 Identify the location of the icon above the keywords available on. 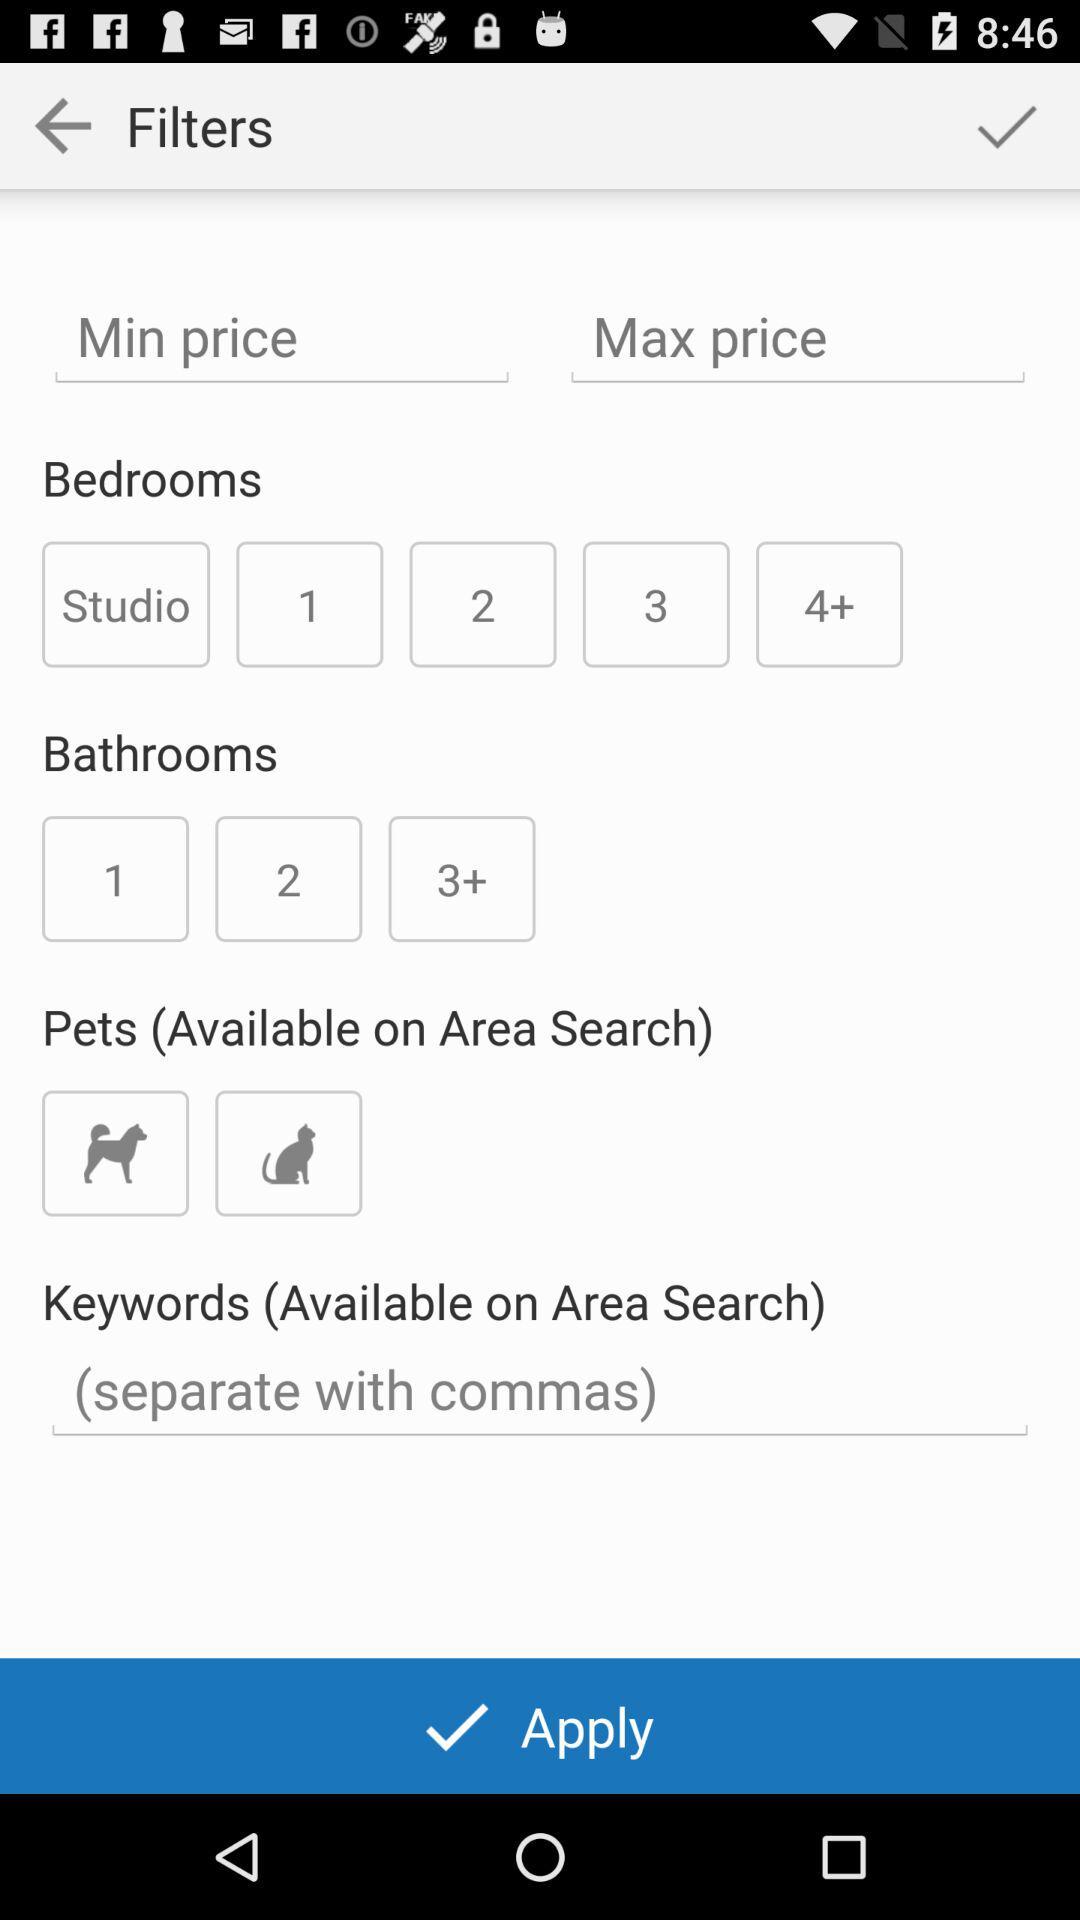
(829, 603).